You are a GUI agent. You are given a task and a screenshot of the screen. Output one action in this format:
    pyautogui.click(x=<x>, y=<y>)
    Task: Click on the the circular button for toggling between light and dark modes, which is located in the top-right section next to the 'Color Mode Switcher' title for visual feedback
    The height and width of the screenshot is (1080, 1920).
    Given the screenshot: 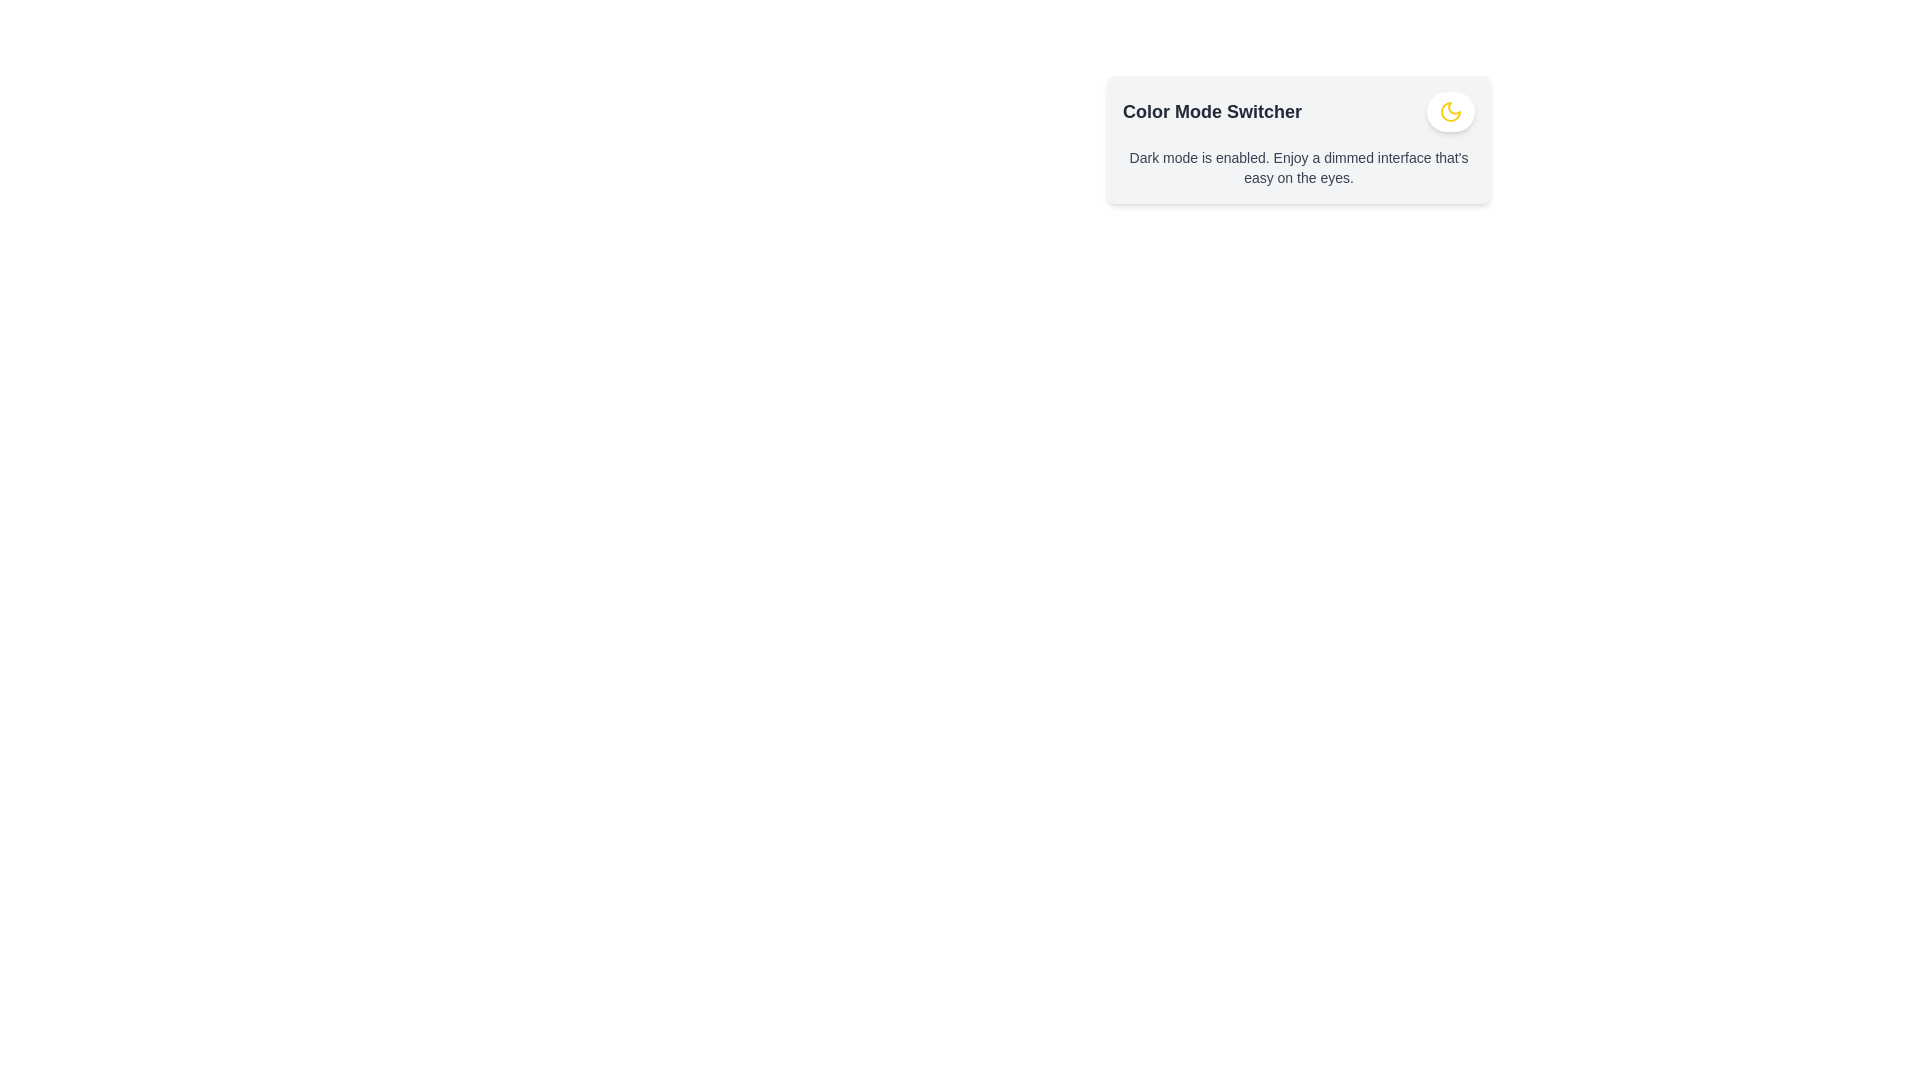 What is the action you would take?
    pyautogui.click(x=1450, y=111)
    